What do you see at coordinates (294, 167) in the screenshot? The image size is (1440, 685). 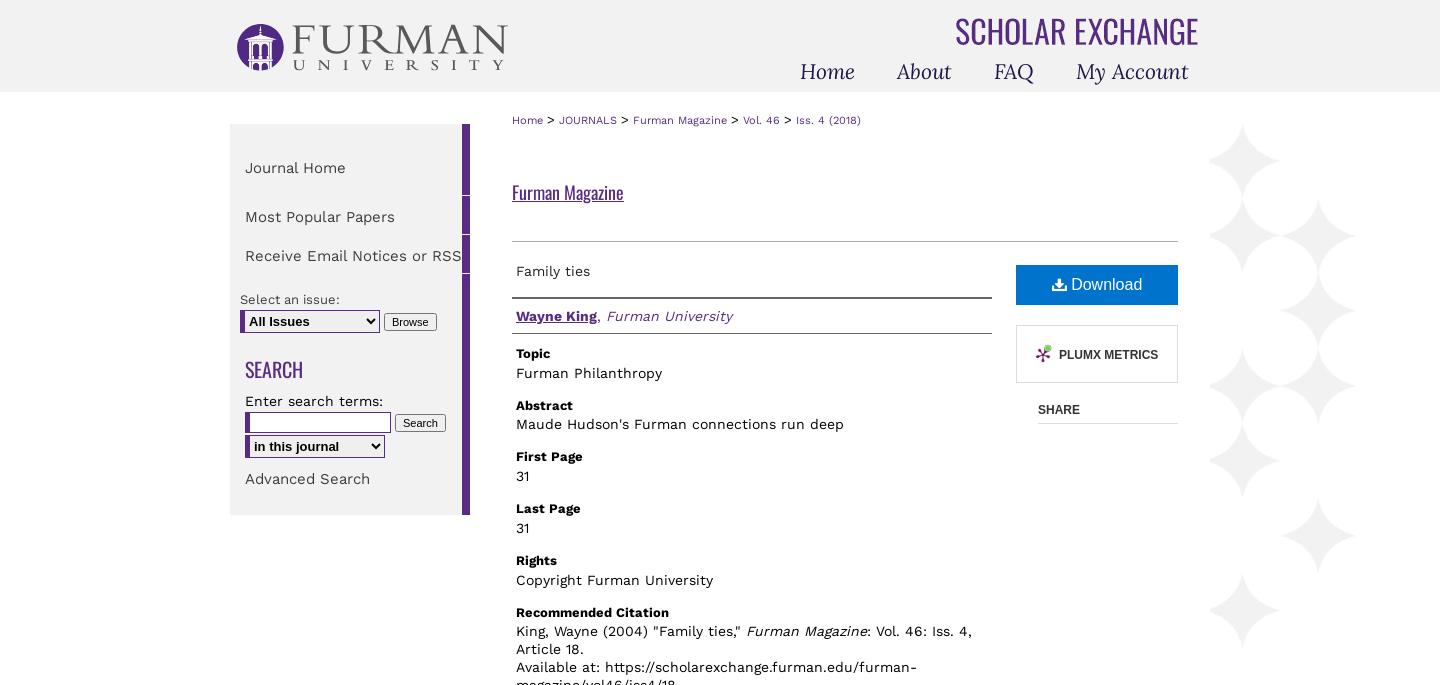 I see `'Journal Home'` at bounding box center [294, 167].